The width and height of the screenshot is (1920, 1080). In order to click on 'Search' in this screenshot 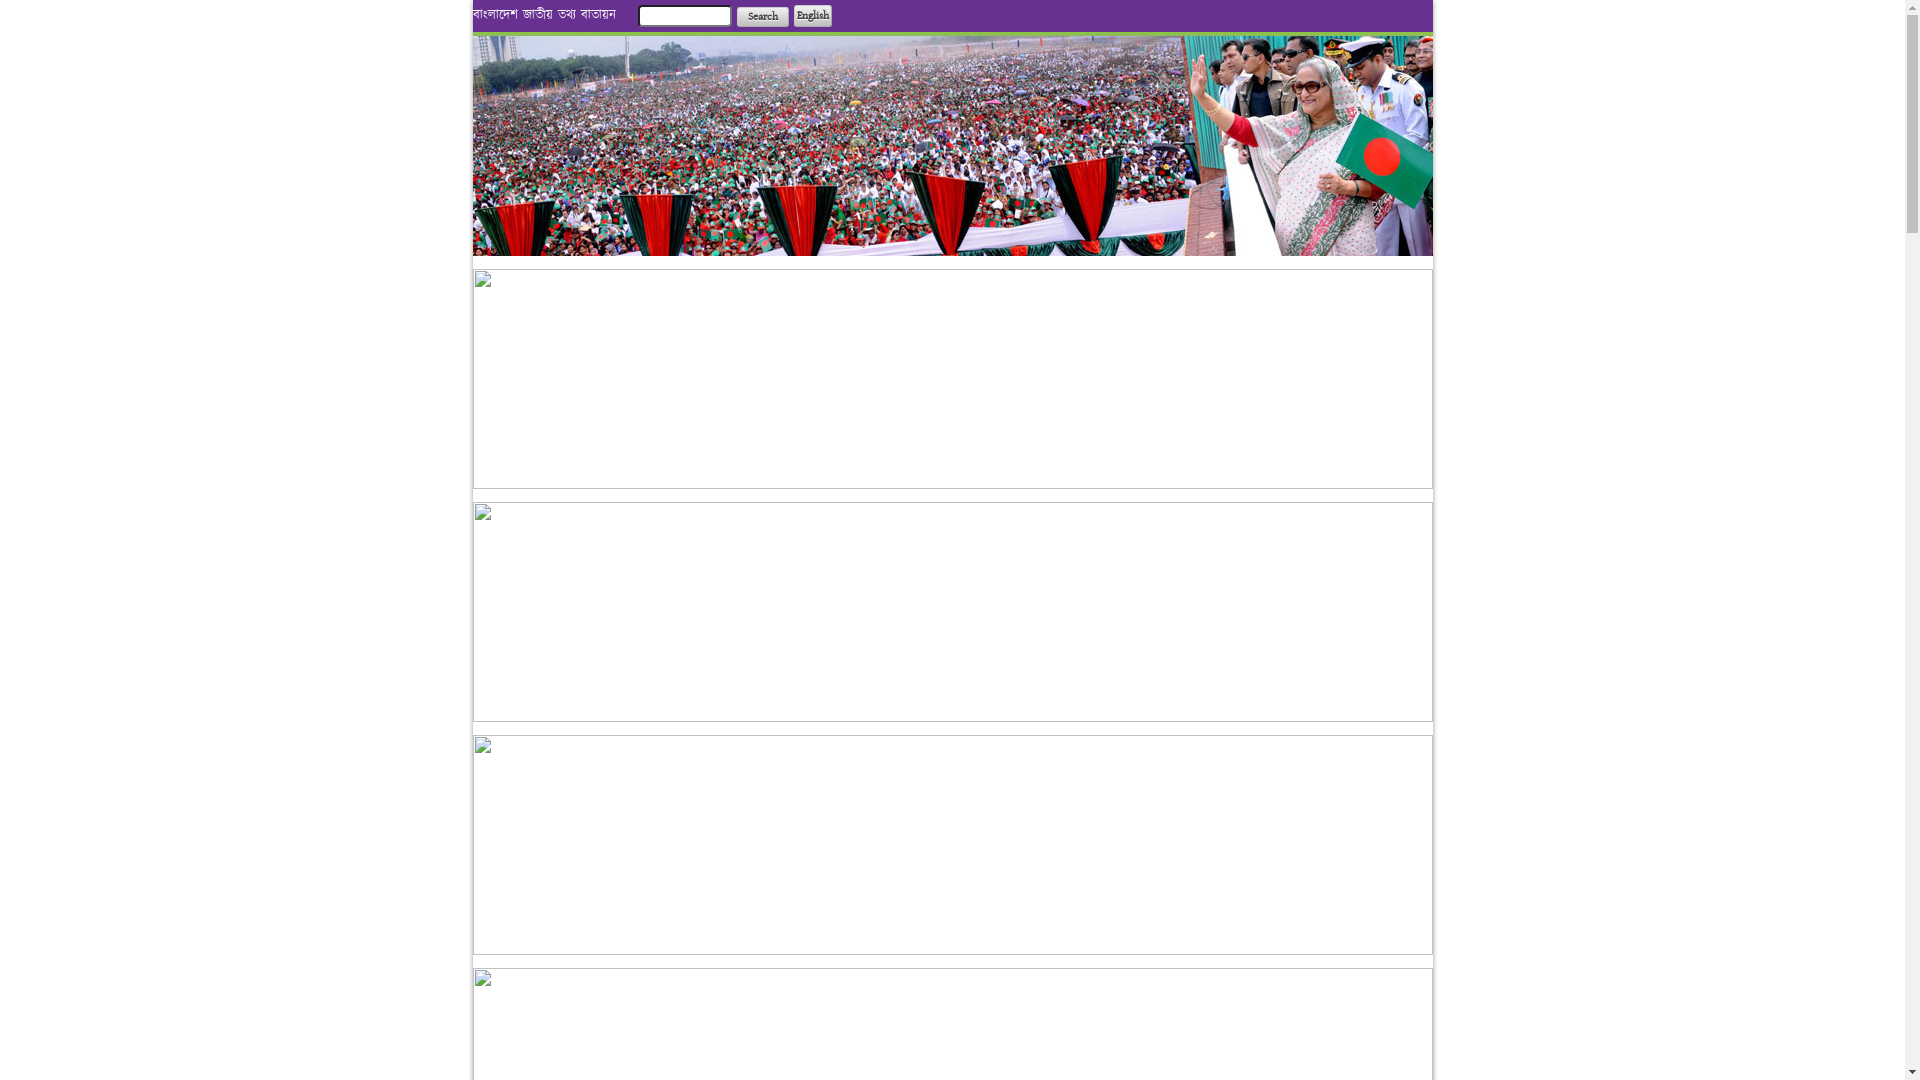, I will do `click(761, 16)`.